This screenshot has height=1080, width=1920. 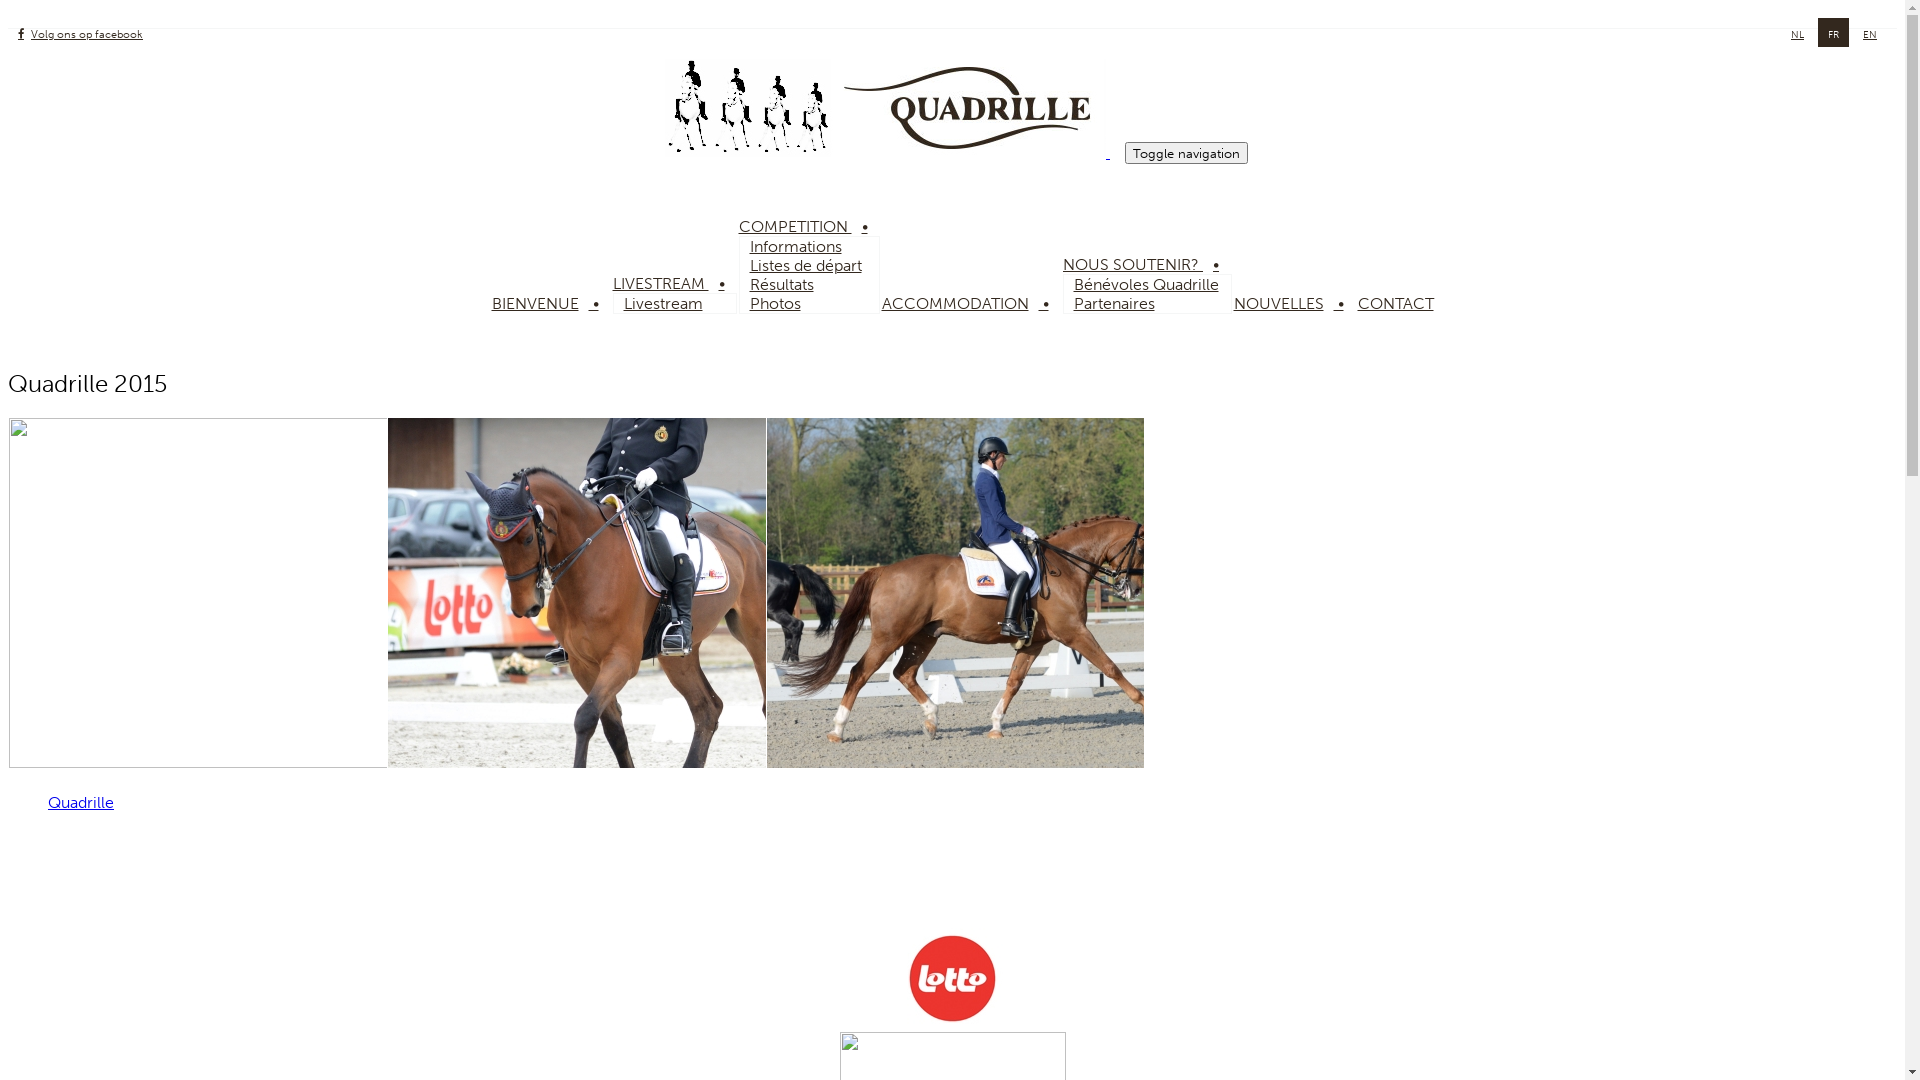 I want to click on 'Livestream', so click(x=663, y=303).